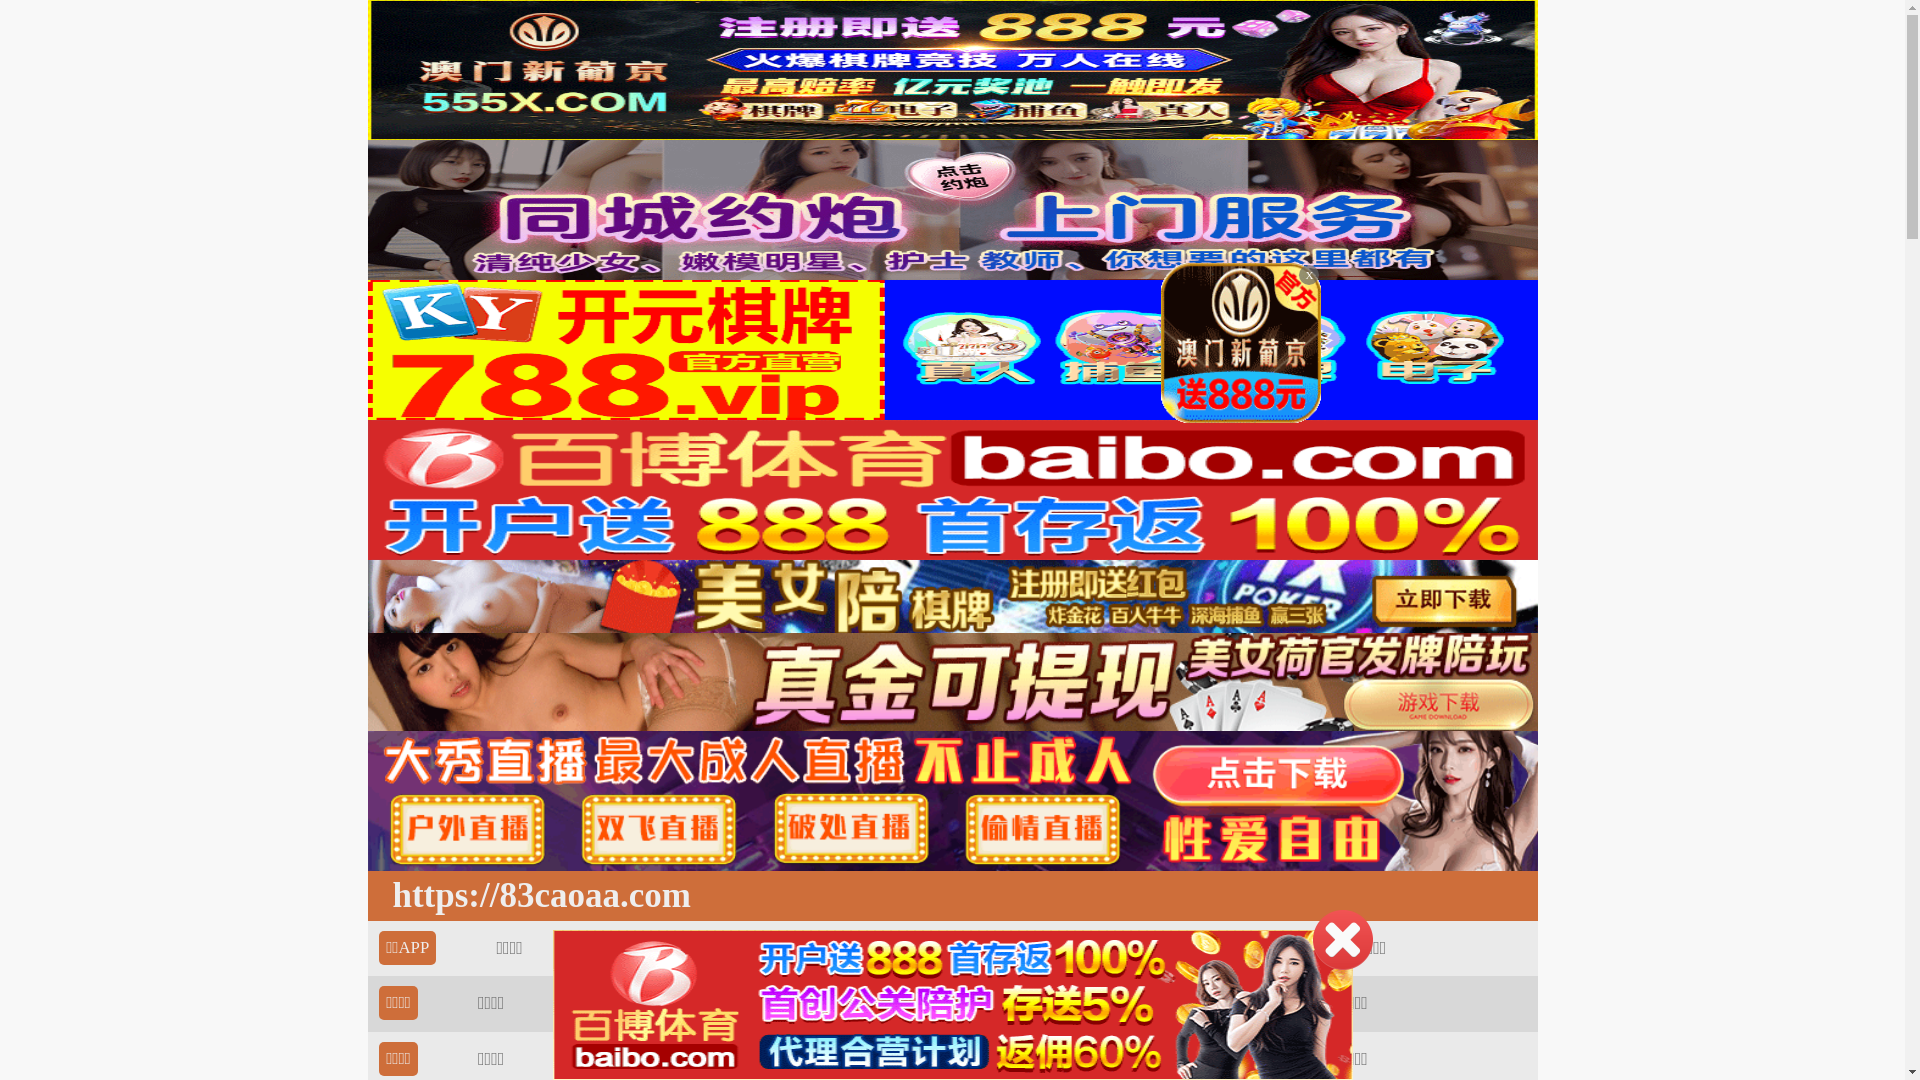 The height and width of the screenshot is (1080, 1920). Describe the element at coordinates (536, 894) in the screenshot. I see `'https://83caoaa.com'` at that location.